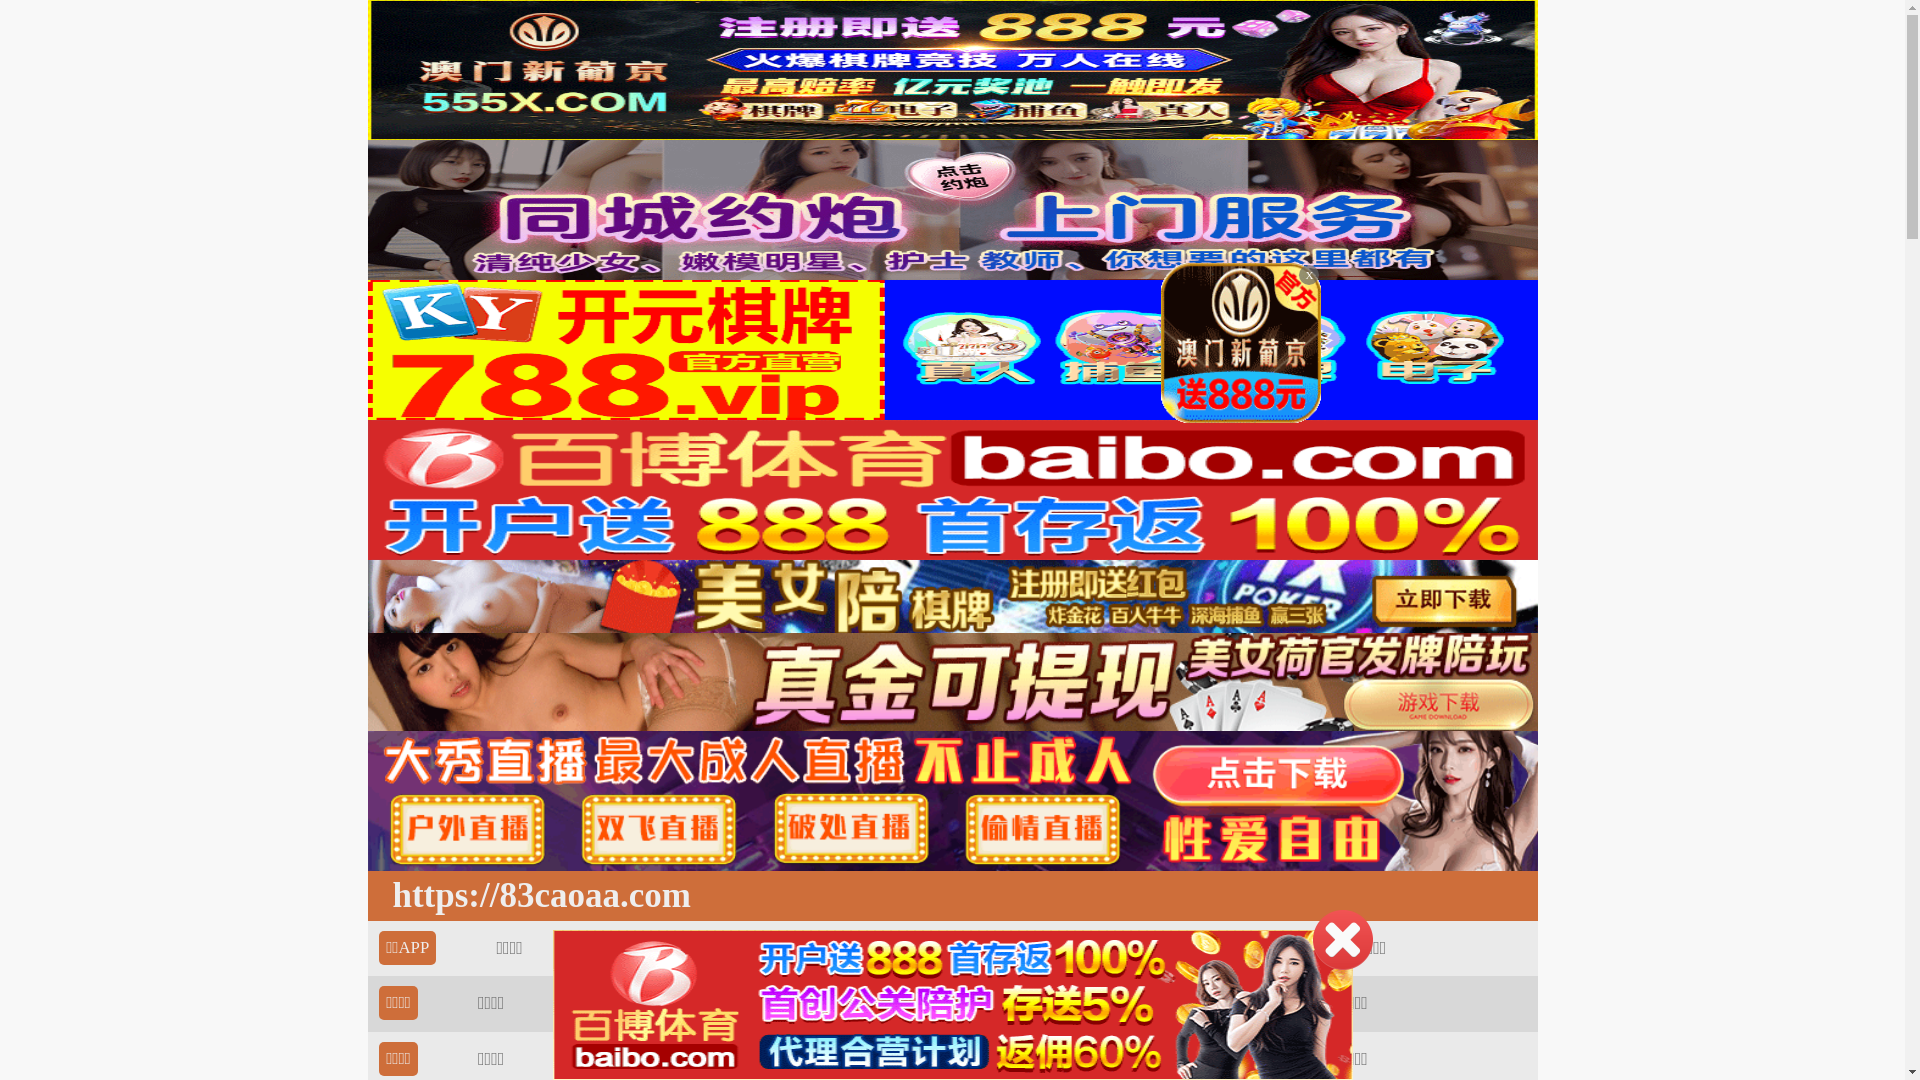 The height and width of the screenshot is (1080, 1920). Describe the element at coordinates (536, 894) in the screenshot. I see `'https://83caoaa.com'` at that location.